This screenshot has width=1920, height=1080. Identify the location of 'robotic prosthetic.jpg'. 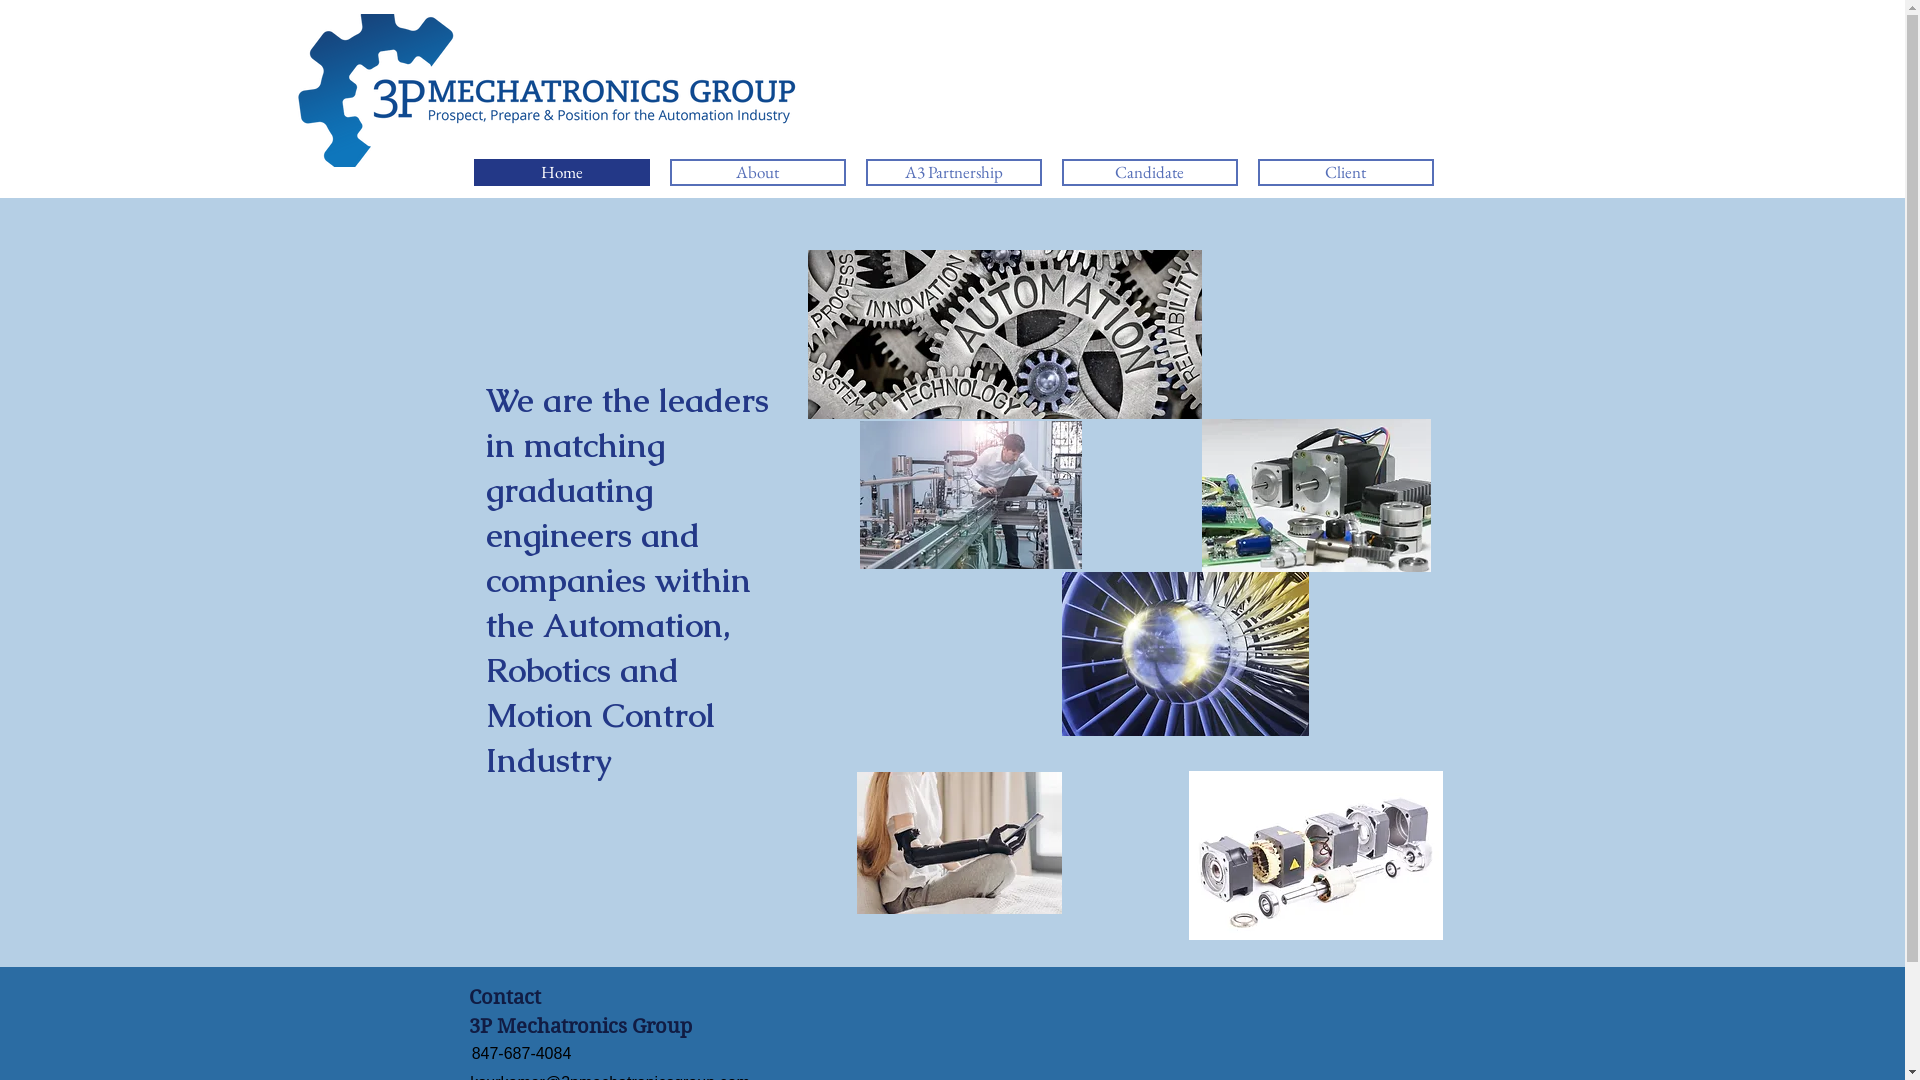
(957, 843).